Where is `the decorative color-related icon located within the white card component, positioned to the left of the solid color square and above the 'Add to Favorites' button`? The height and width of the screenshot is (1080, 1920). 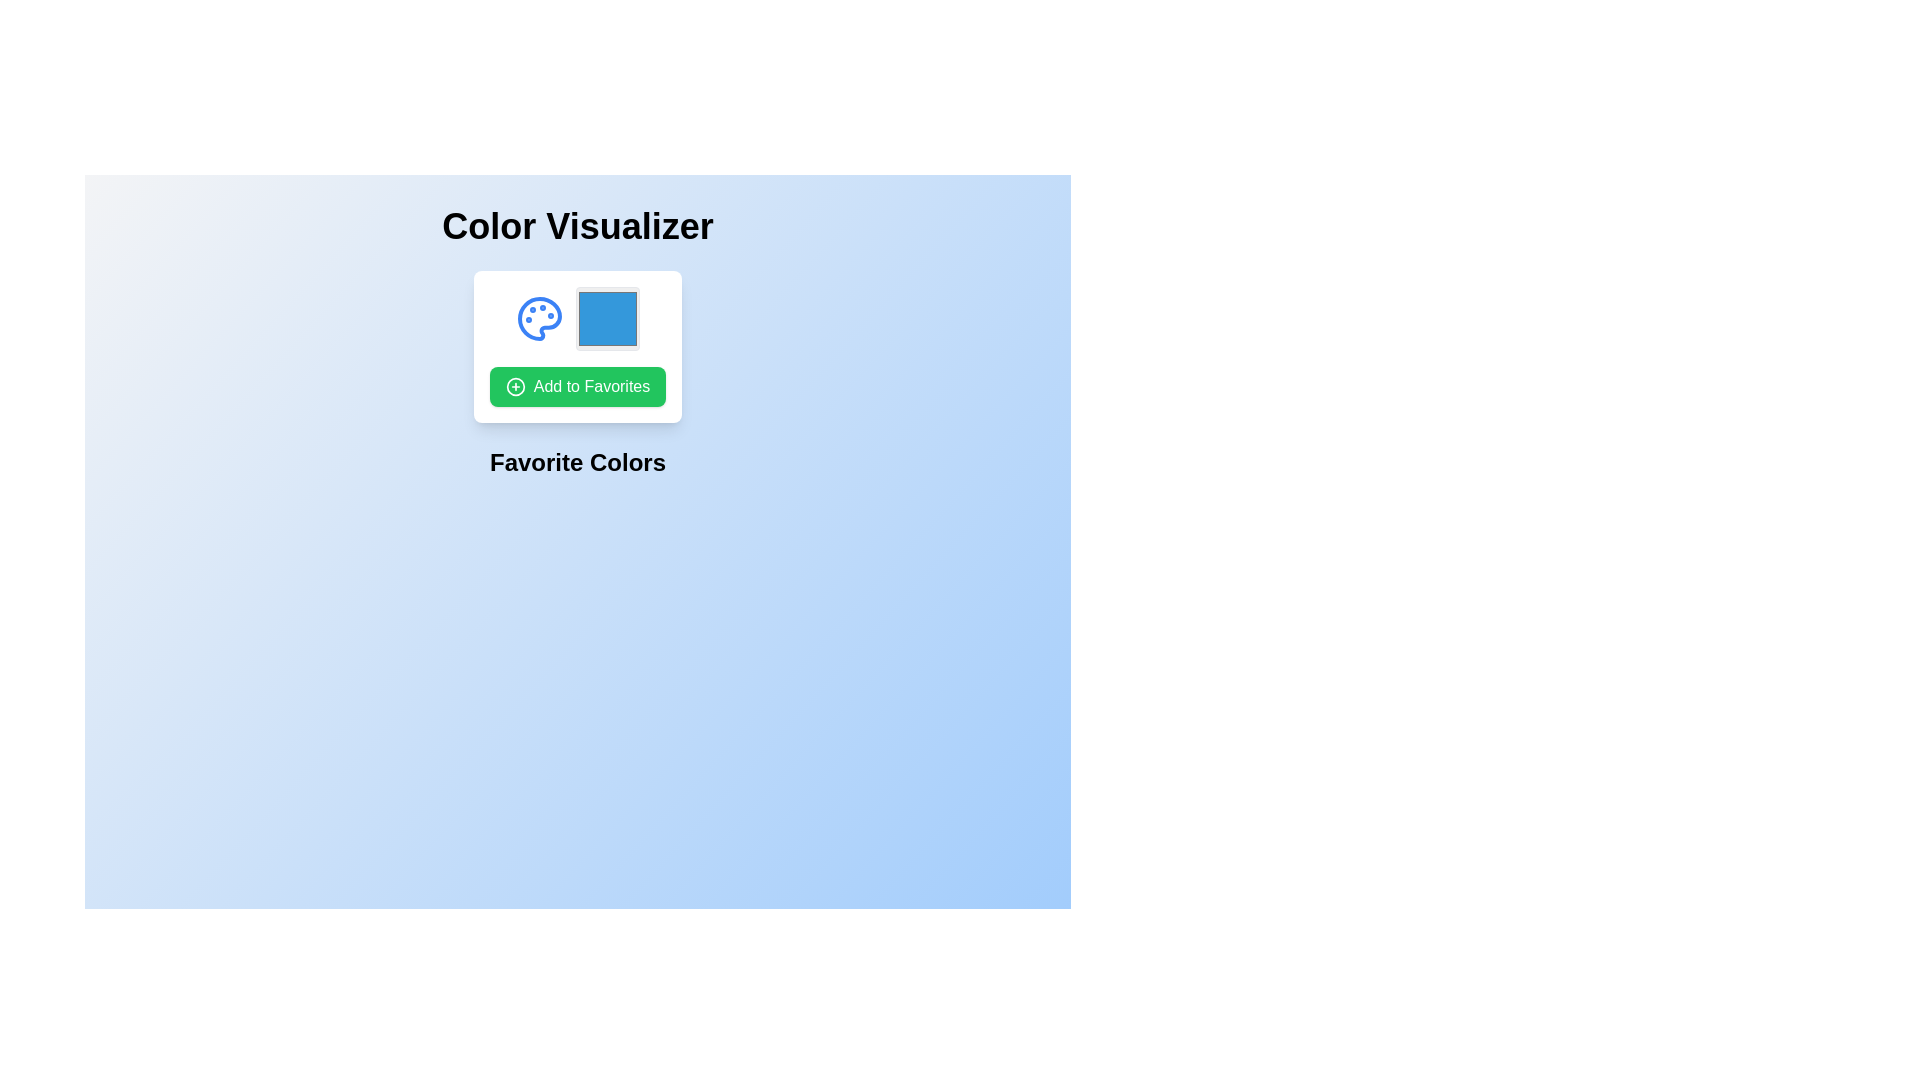 the decorative color-related icon located within the white card component, positioned to the left of the solid color square and above the 'Add to Favorites' button is located at coordinates (539, 318).